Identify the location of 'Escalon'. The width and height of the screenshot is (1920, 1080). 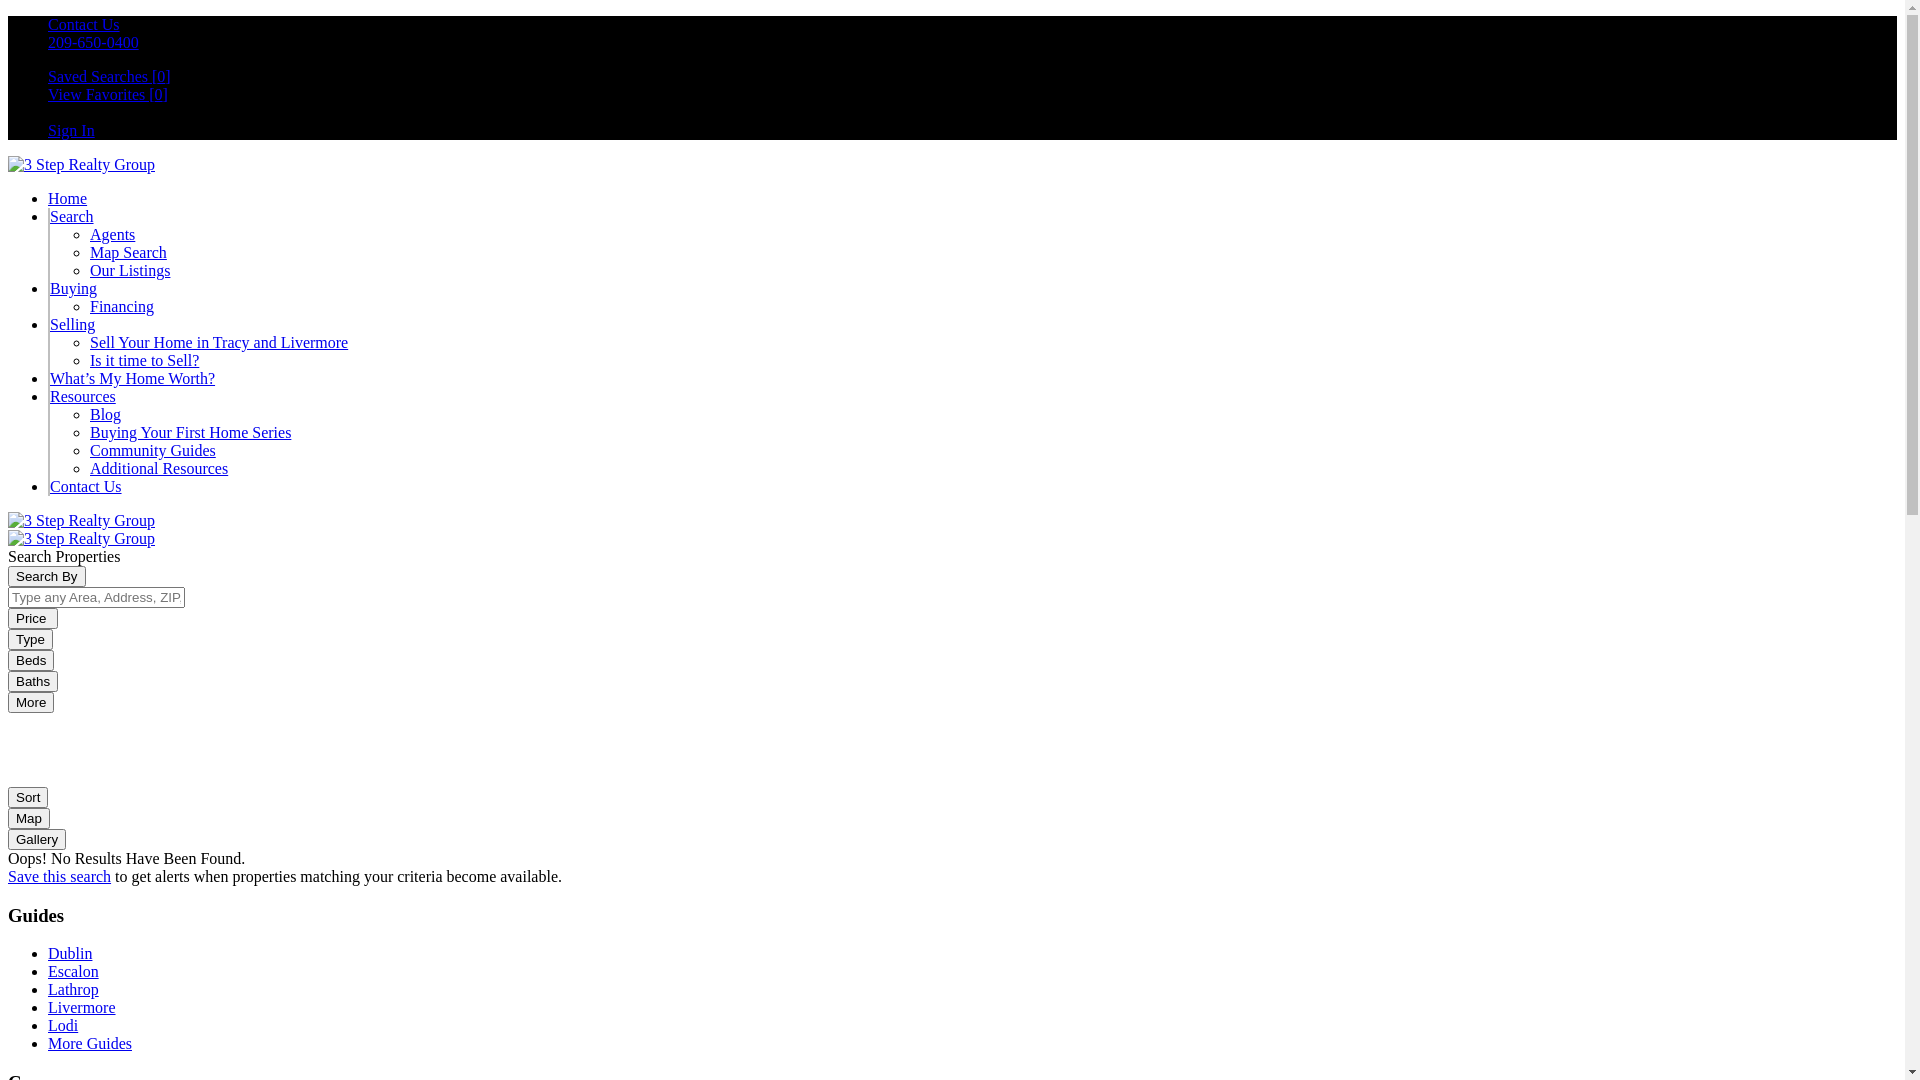
(73, 970).